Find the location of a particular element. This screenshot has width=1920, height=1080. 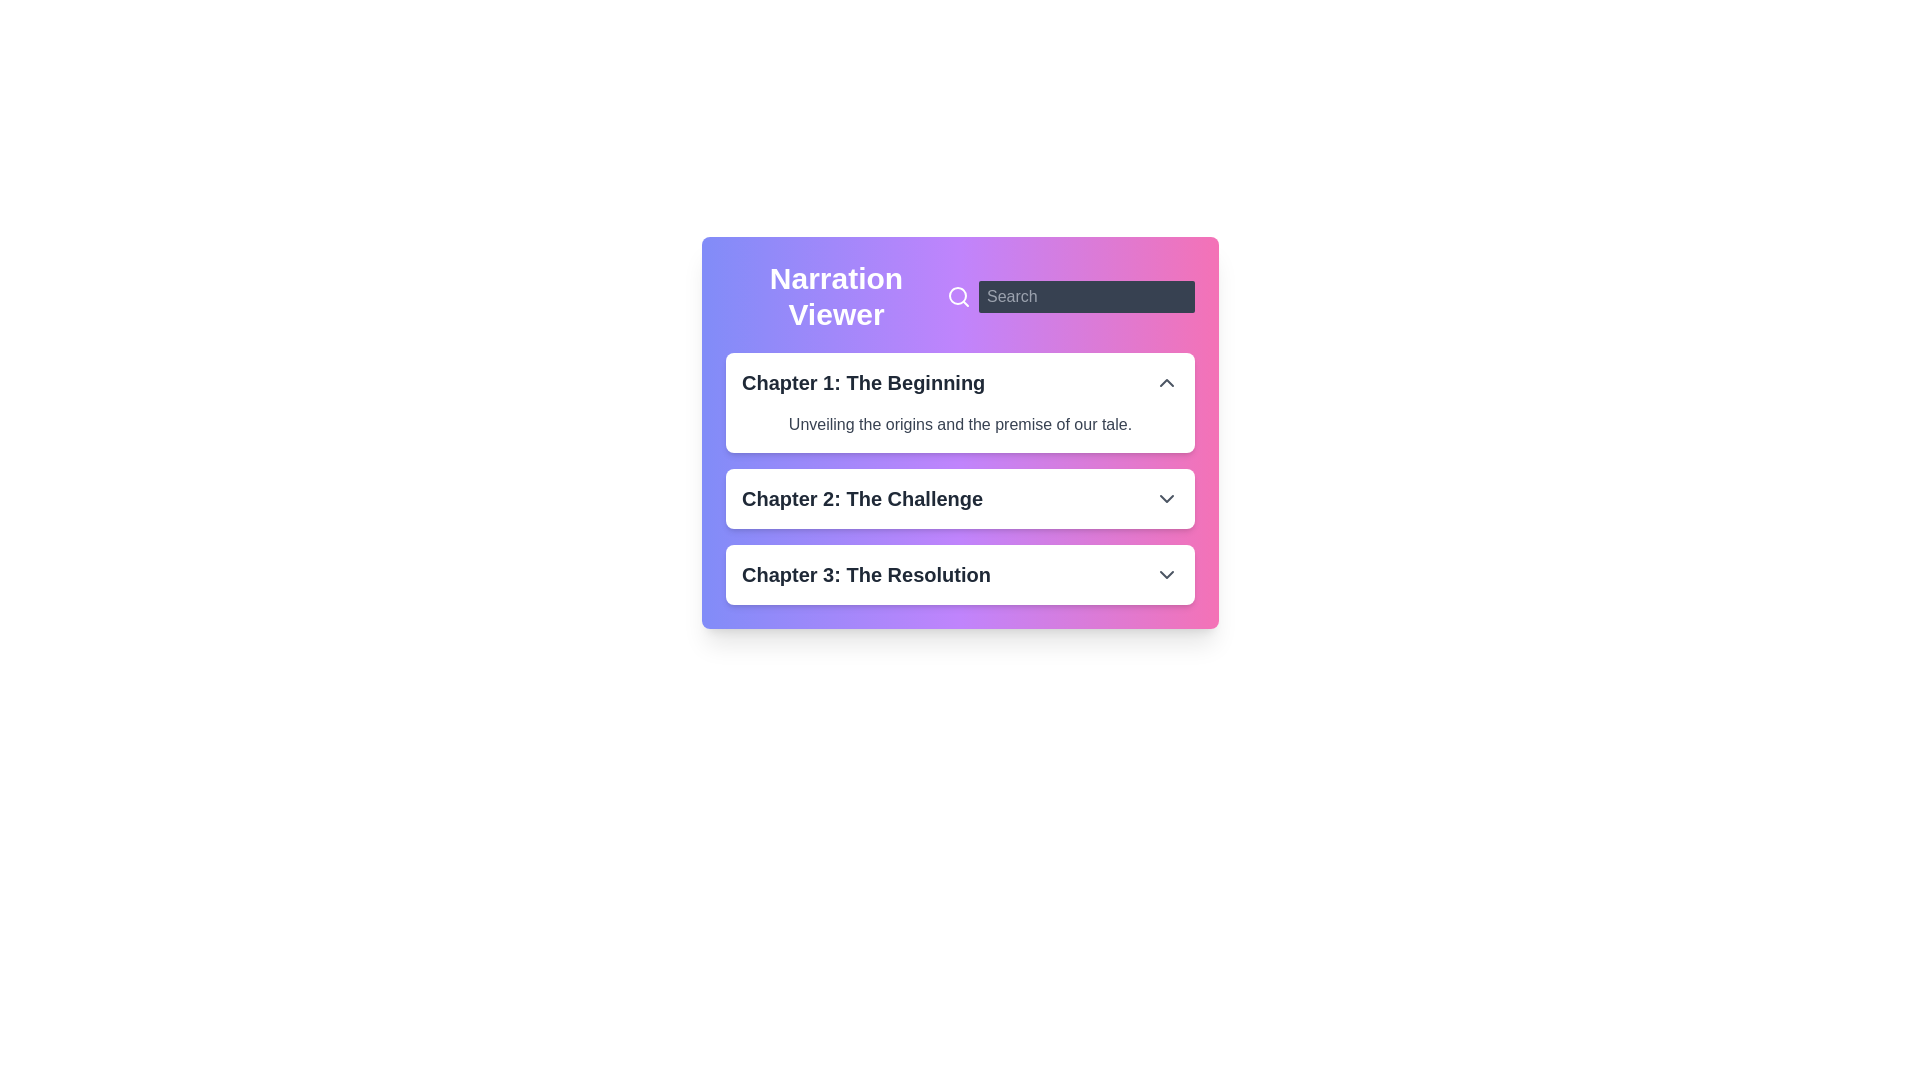

the collapsible section header titled 'Chapter 1: The Beginning' with an adjacent 'chevron up' icon to indicate it is a collapsible section is located at coordinates (960, 382).